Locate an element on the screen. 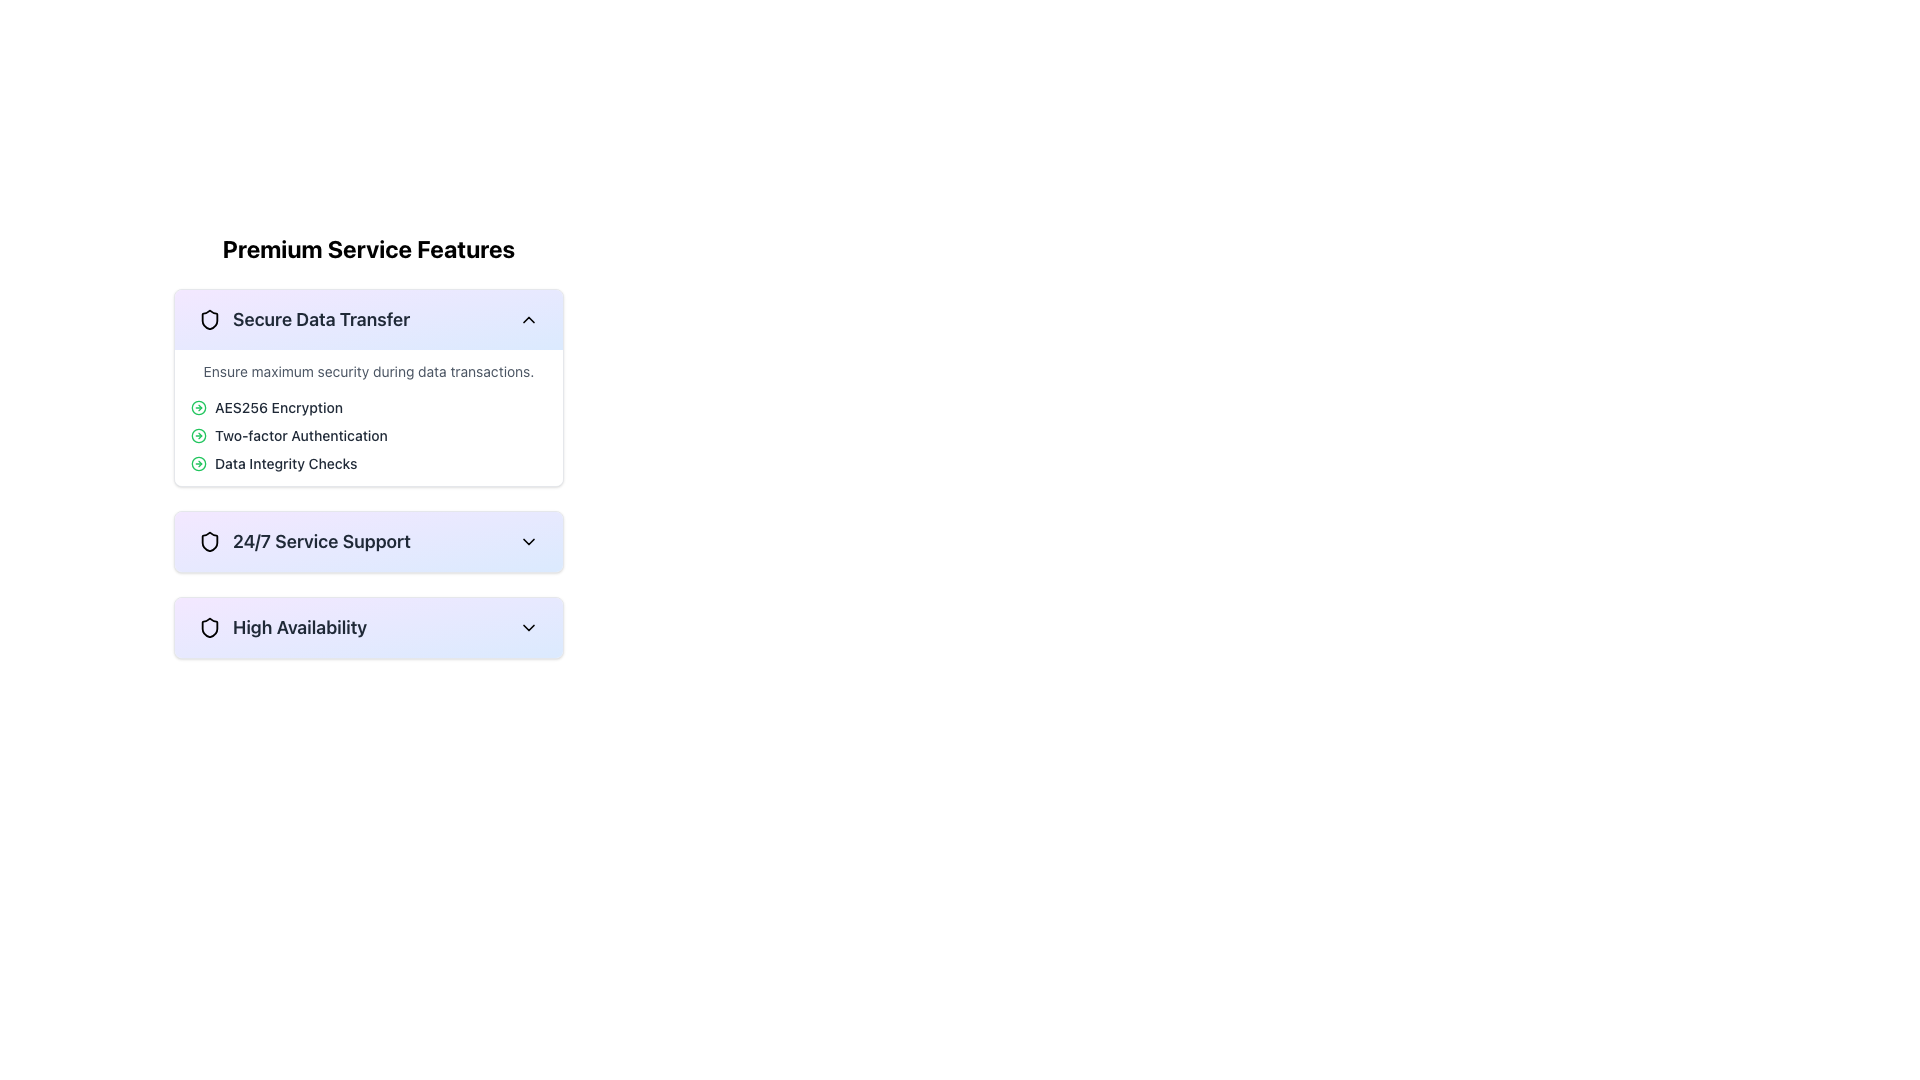  the shield-shaped icon outlined with a black border, located to the left of the text 'High Availability.' is located at coordinates (210, 627).